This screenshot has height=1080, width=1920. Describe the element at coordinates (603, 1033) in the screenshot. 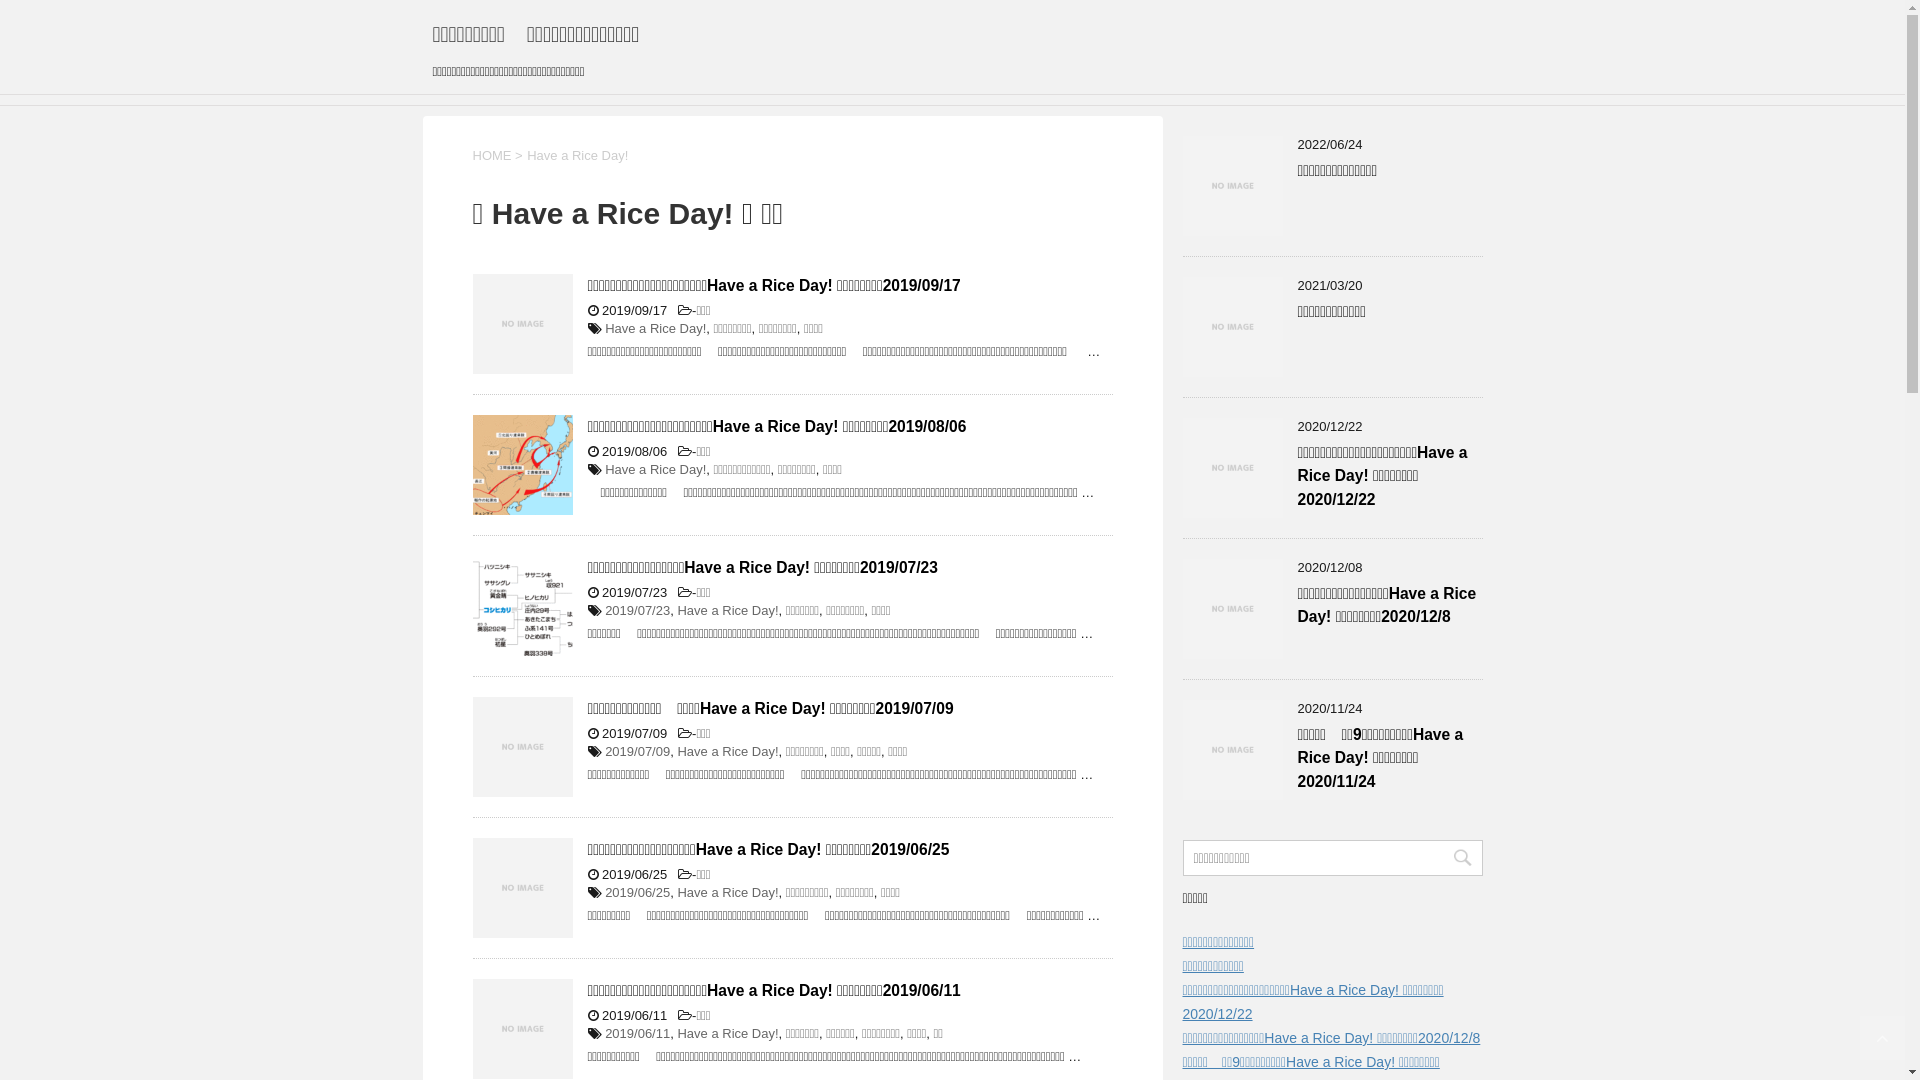

I see `'2019/06/11'` at that location.